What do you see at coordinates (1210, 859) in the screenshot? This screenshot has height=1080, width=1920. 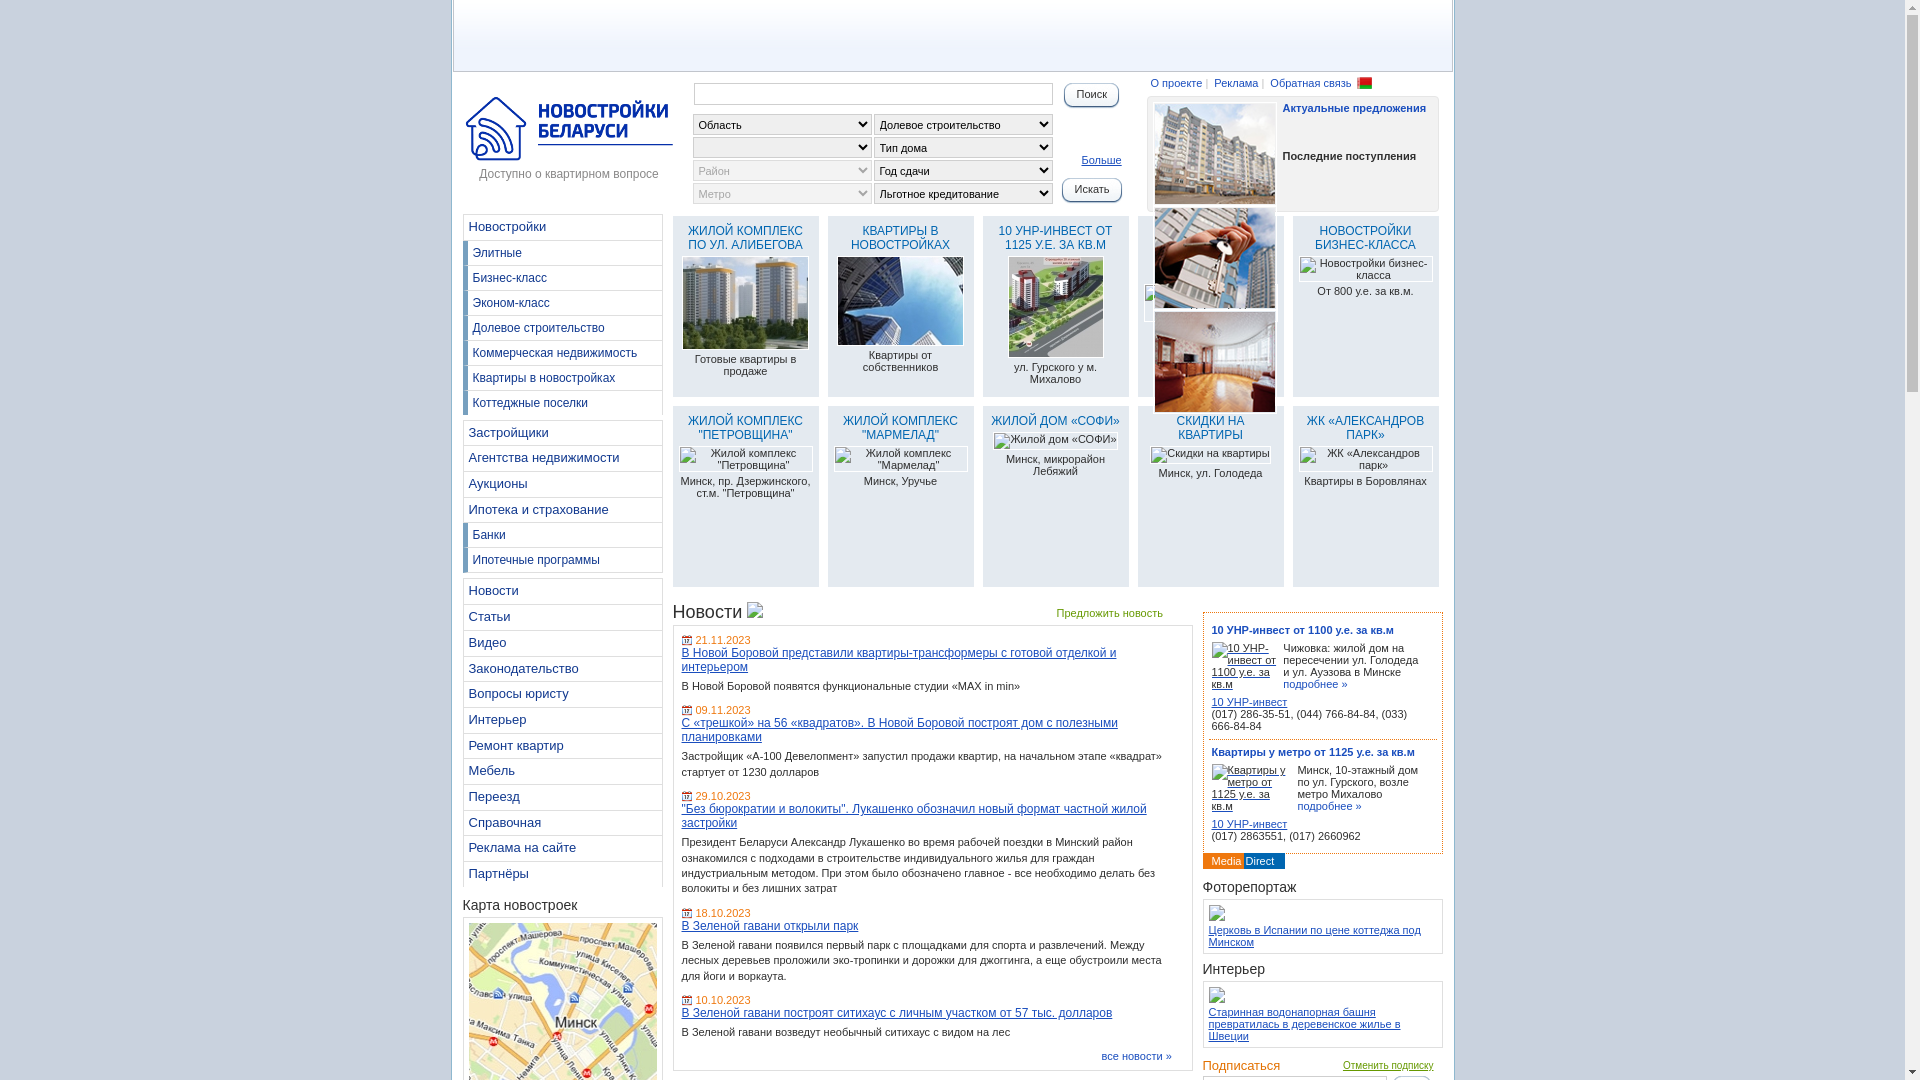 I see `'Media'` at bounding box center [1210, 859].